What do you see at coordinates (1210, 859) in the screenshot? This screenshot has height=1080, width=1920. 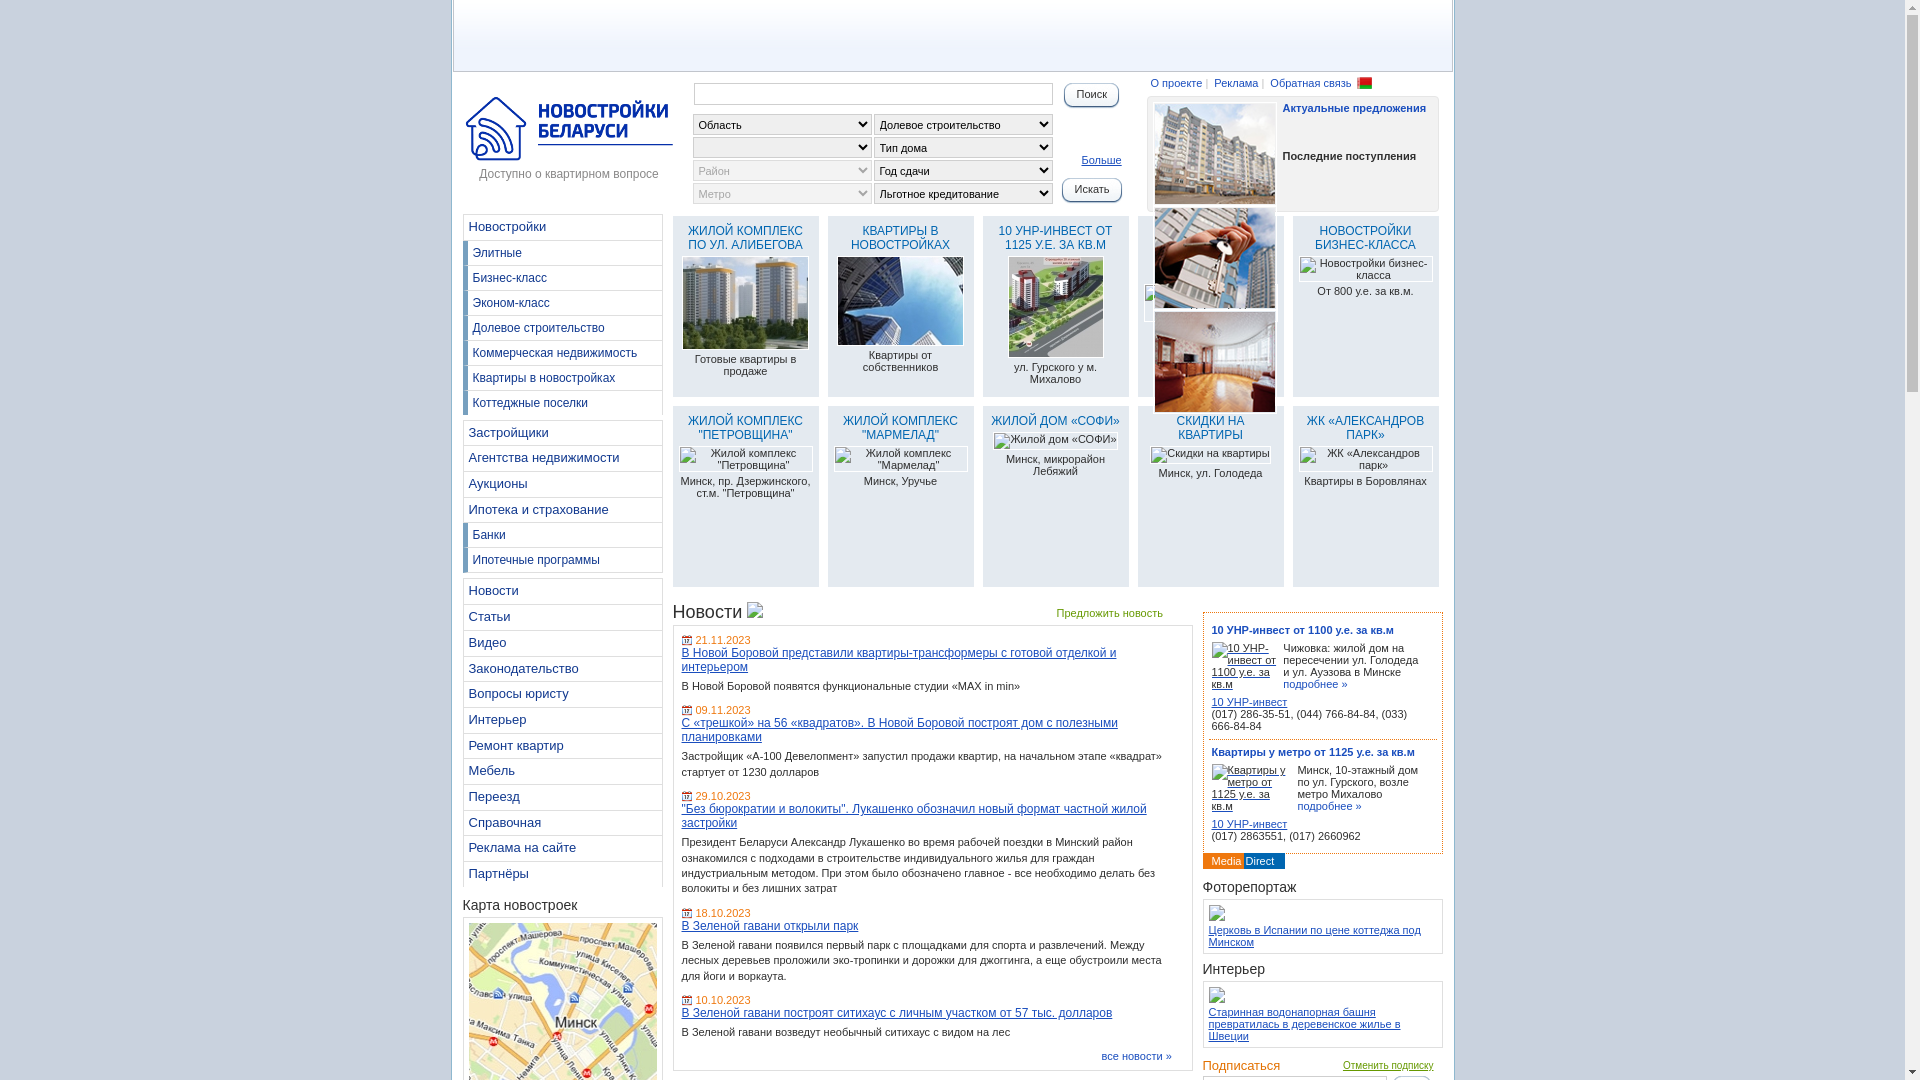 I see `'Media'` at bounding box center [1210, 859].